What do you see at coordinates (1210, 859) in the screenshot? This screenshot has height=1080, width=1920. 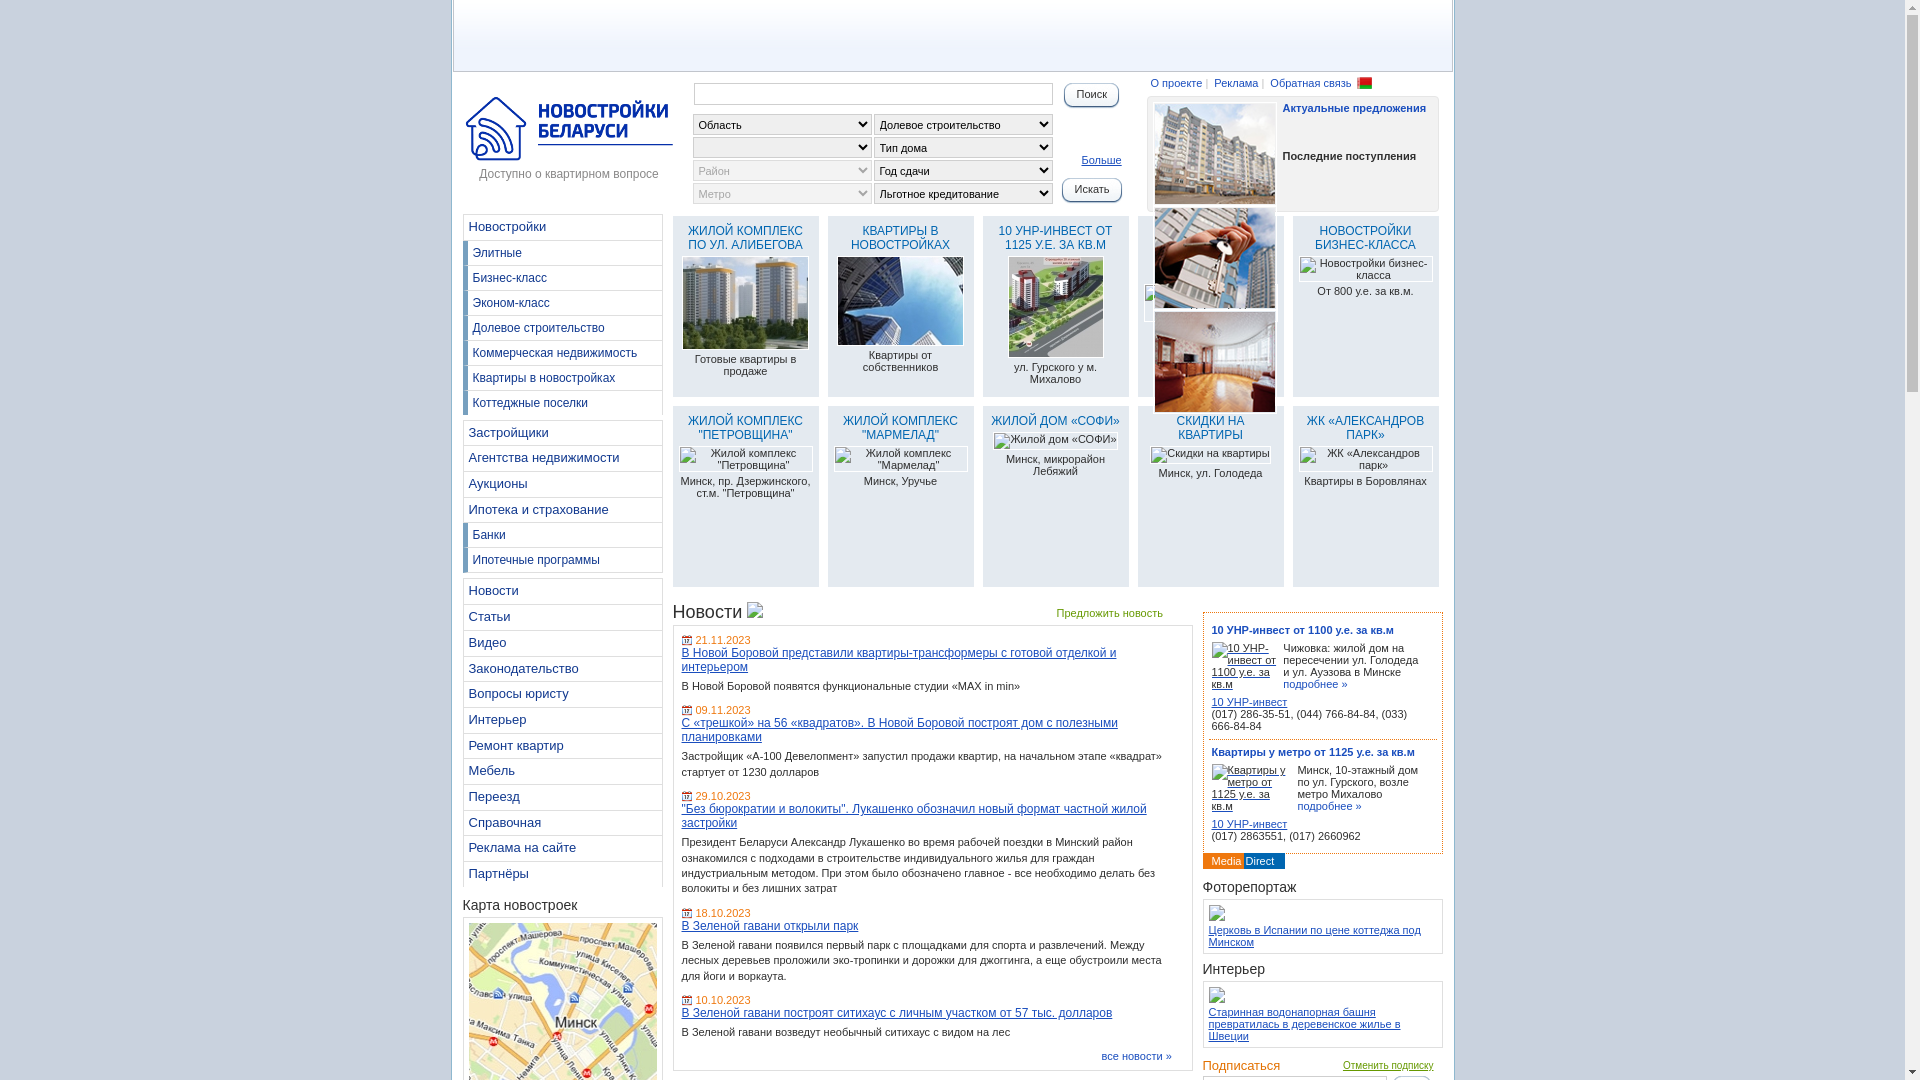 I see `'Media'` at bounding box center [1210, 859].